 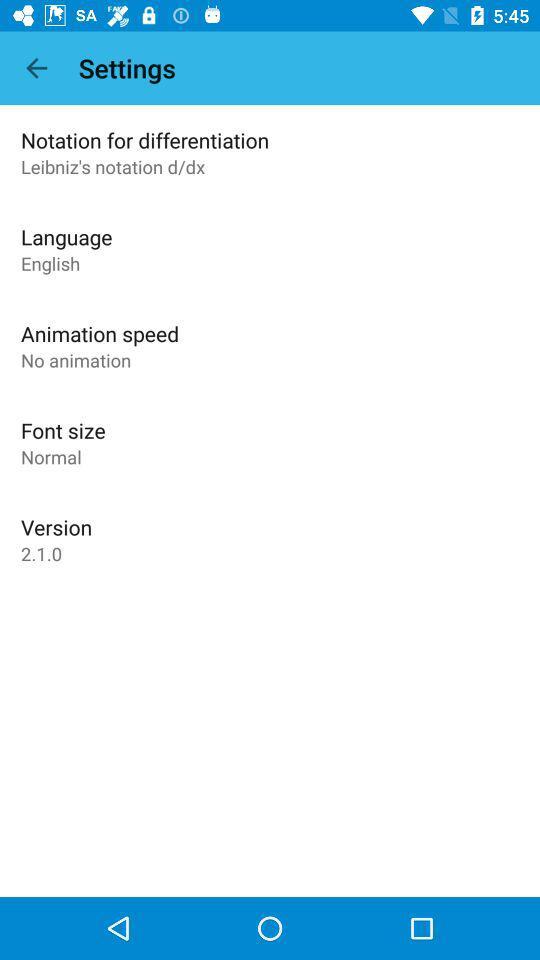 What do you see at coordinates (99, 333) in the screenshot?
I see `the animation speed app` at bounding box center [99, 333].